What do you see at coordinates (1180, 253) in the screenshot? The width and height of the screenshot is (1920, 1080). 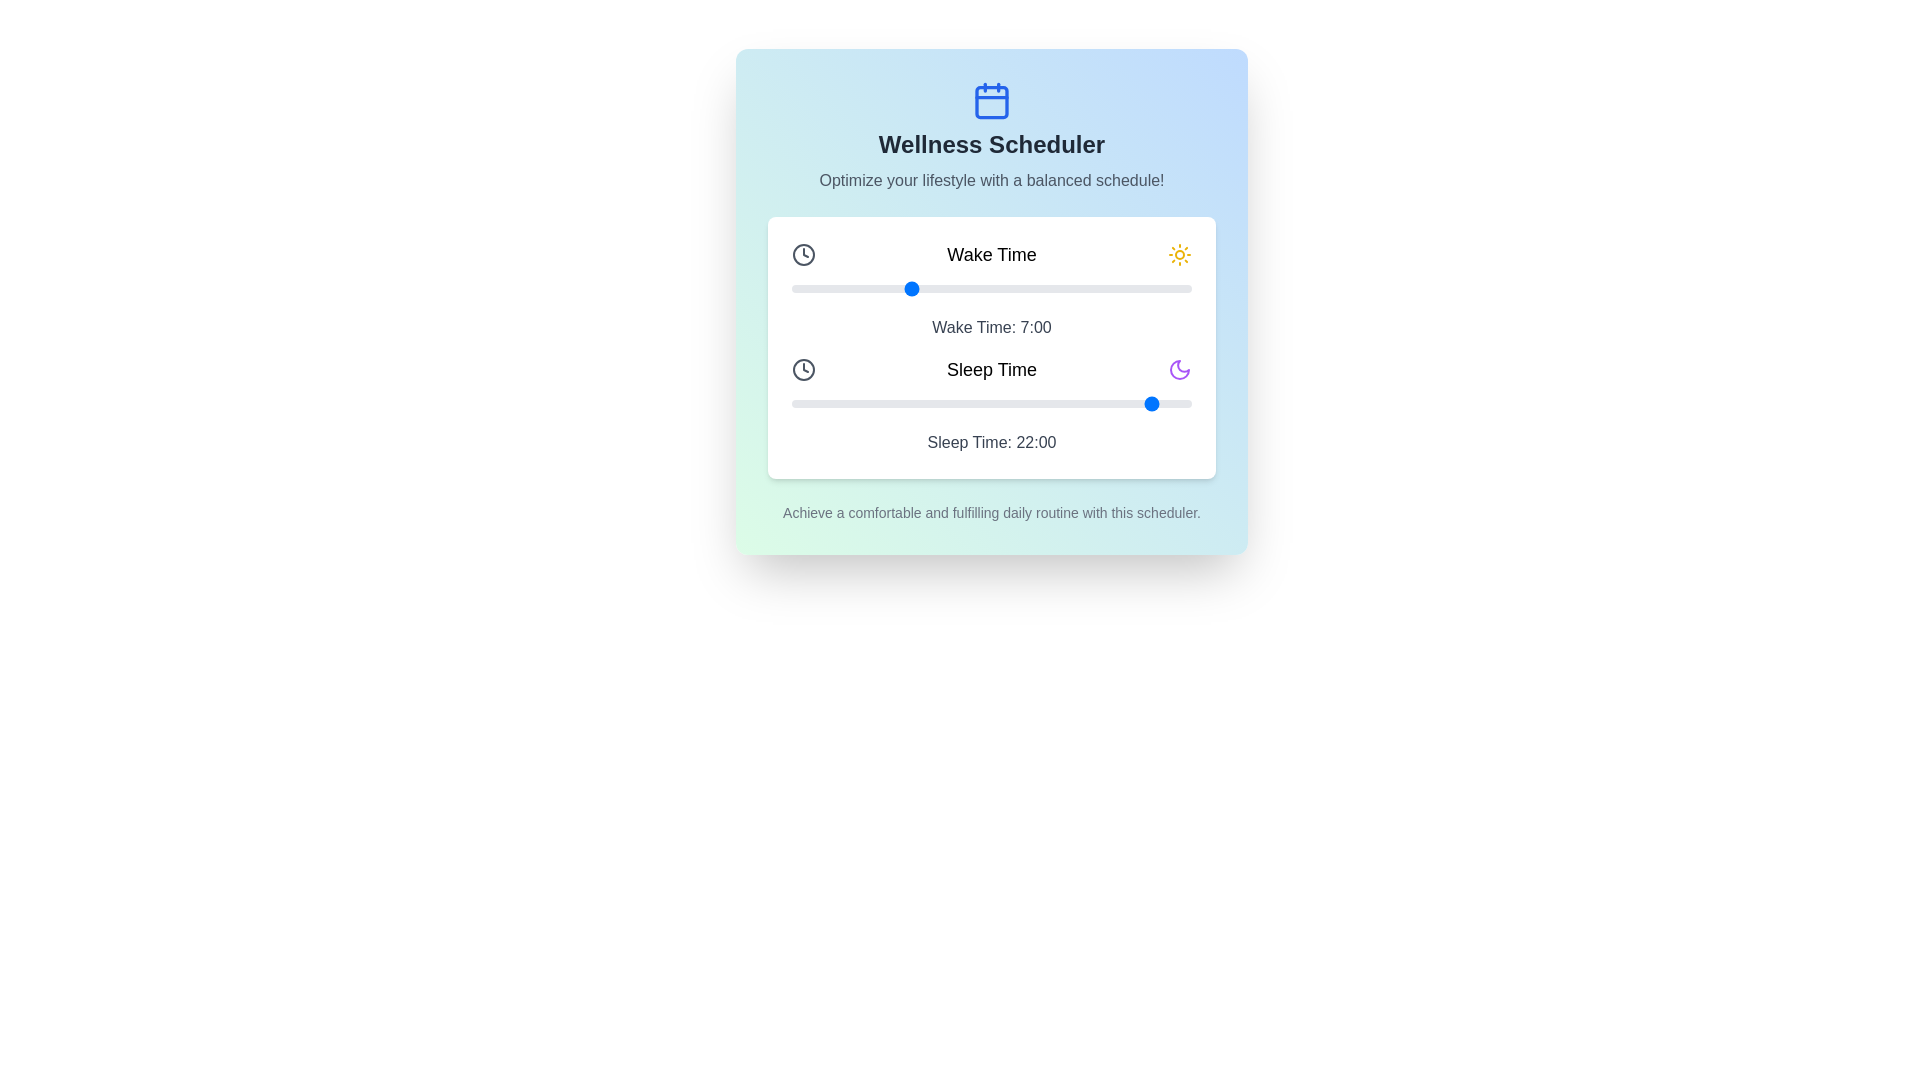 I see `the decorative icon representing daytime or morning located beside the 'Wake Time' label in the upper interactive card of the Wellness Scheduler` at bounding box center [1180, 253].